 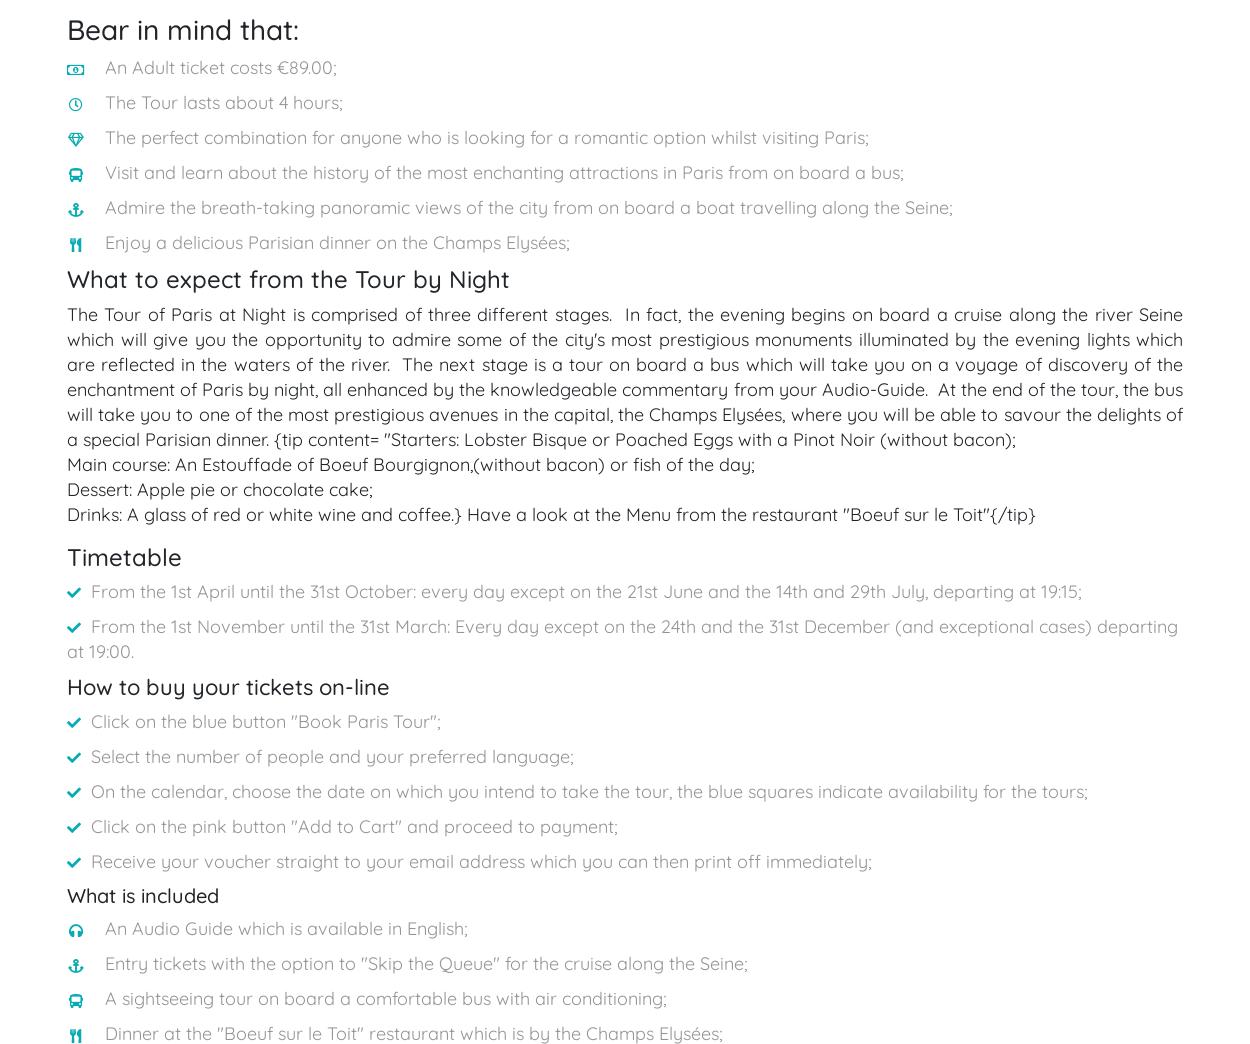 What do you see at coordinates (945, 421) in the screenshot?
I see `'GDPR'` at bounding box center [945, 421].